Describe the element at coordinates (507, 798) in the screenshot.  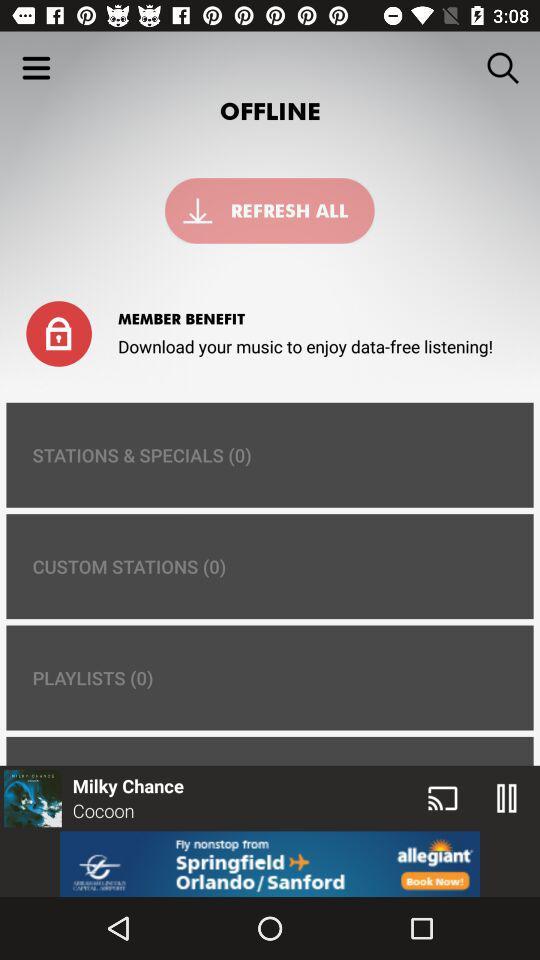
I see `the pause icon` at that location.